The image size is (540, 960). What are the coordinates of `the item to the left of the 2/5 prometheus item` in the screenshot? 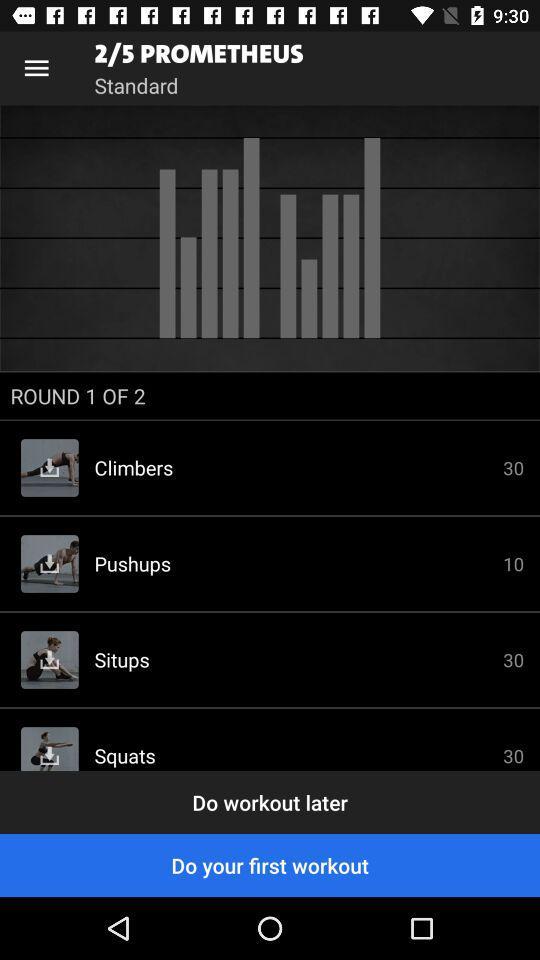 It's located at (36, 68).